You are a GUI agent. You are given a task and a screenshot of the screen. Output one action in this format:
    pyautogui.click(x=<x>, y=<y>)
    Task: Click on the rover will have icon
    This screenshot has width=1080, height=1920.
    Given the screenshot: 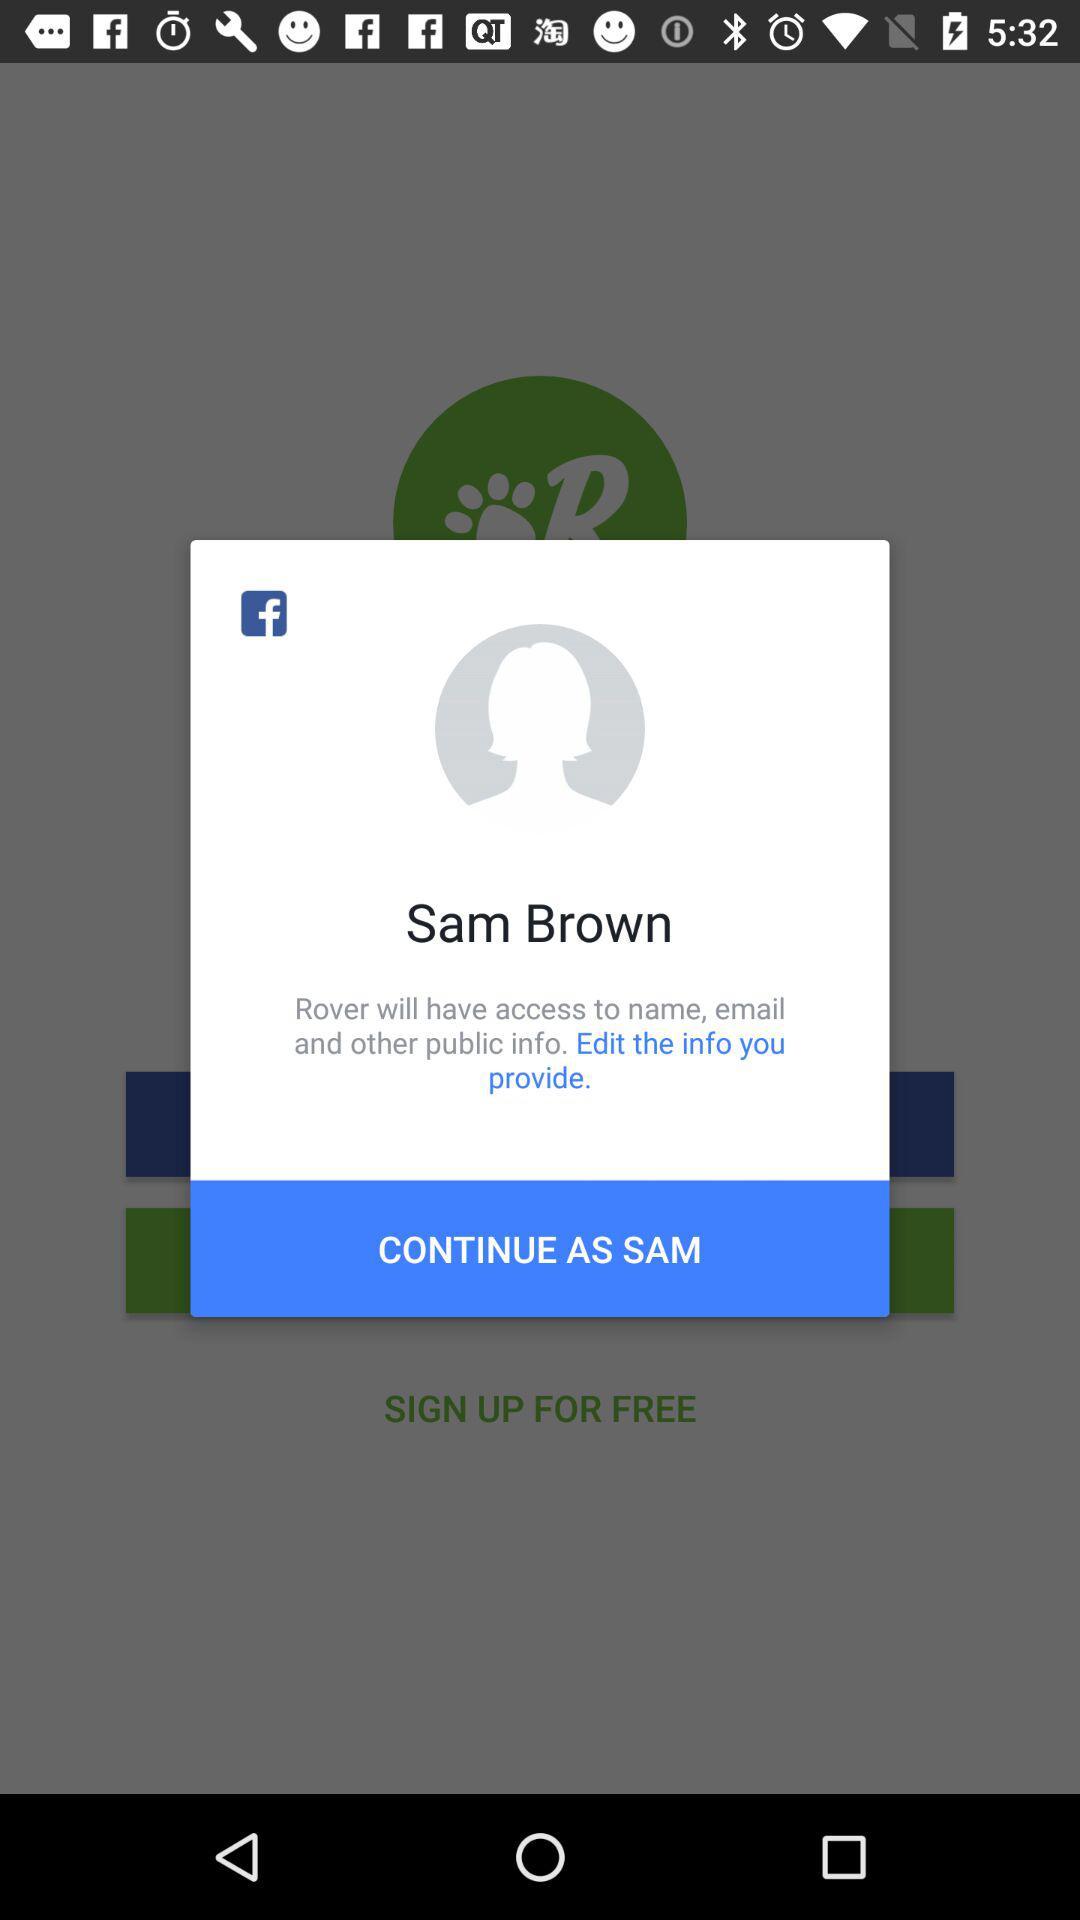 What is the action you would take?
    pyautogui.click(x=540, y=1041)
    